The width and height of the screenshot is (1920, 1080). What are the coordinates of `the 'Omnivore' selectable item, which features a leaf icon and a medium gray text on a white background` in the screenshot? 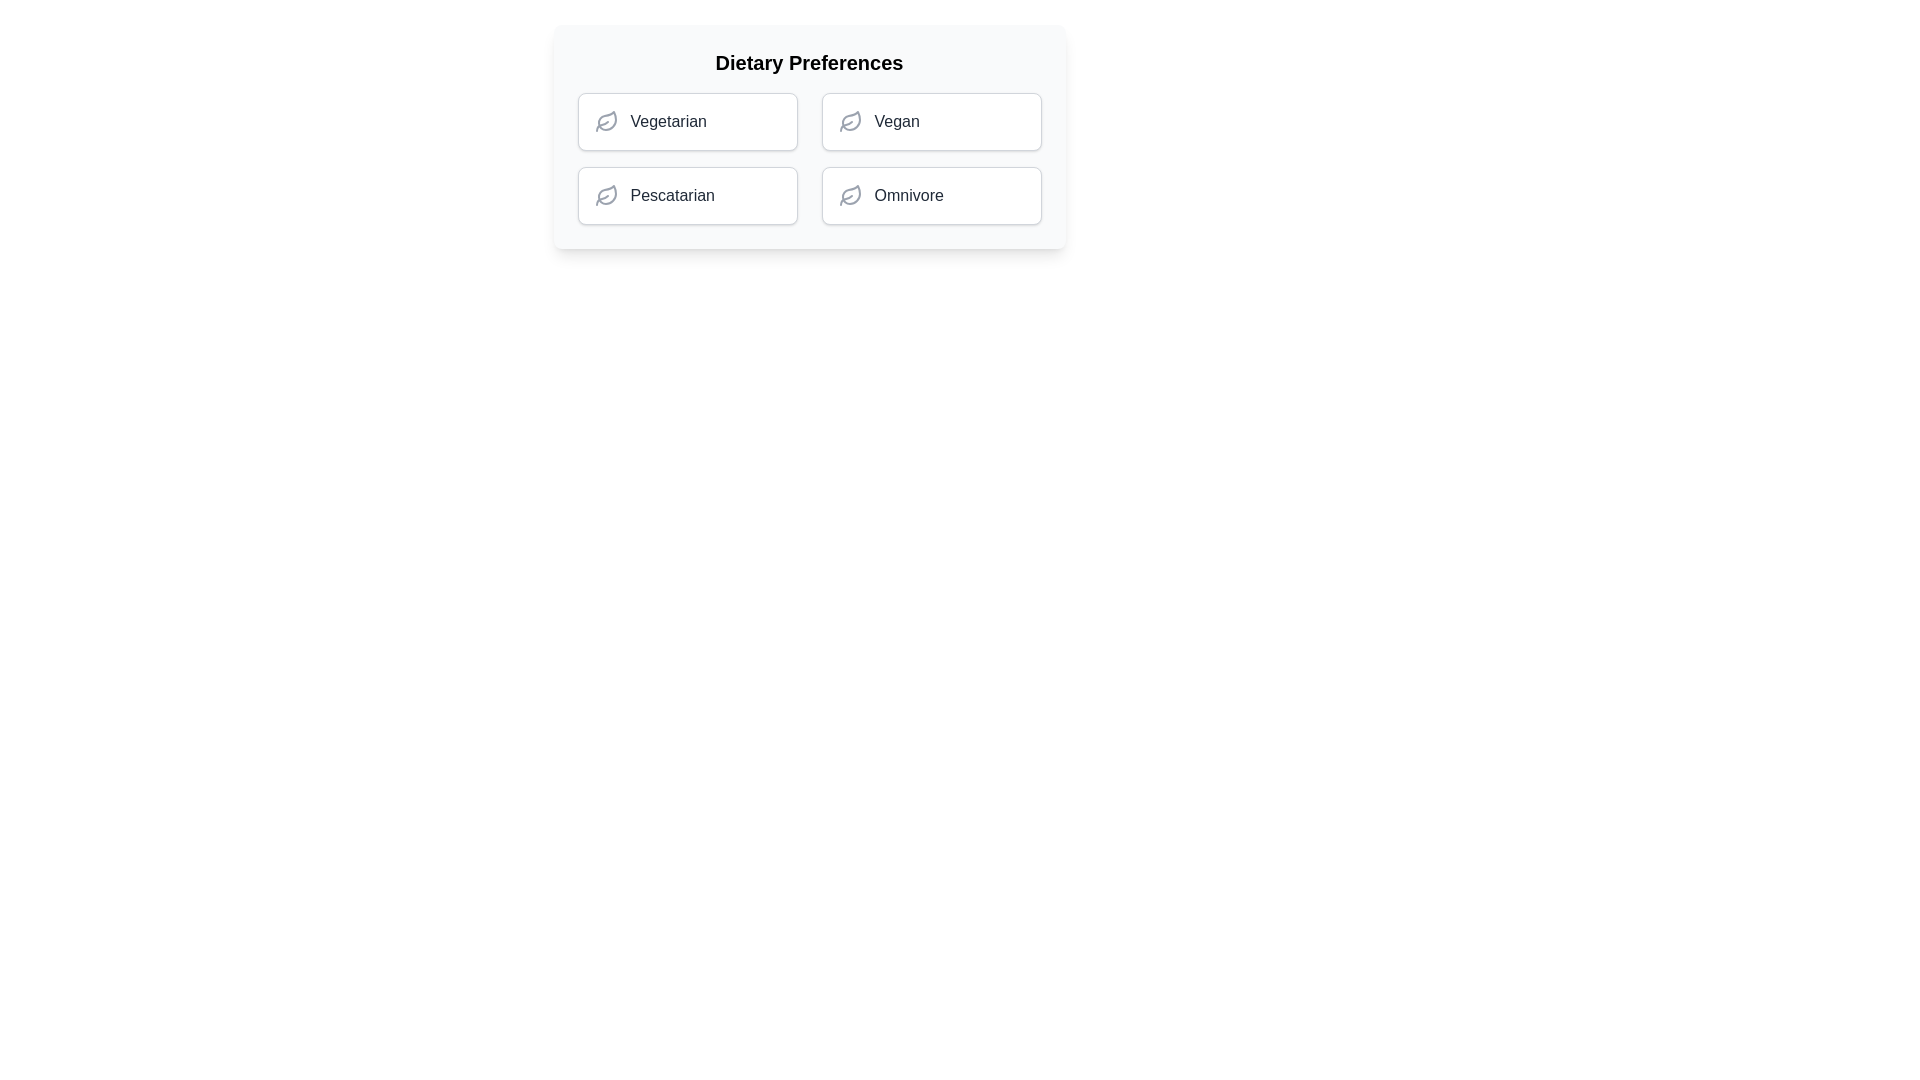 It's located at (930, 196).